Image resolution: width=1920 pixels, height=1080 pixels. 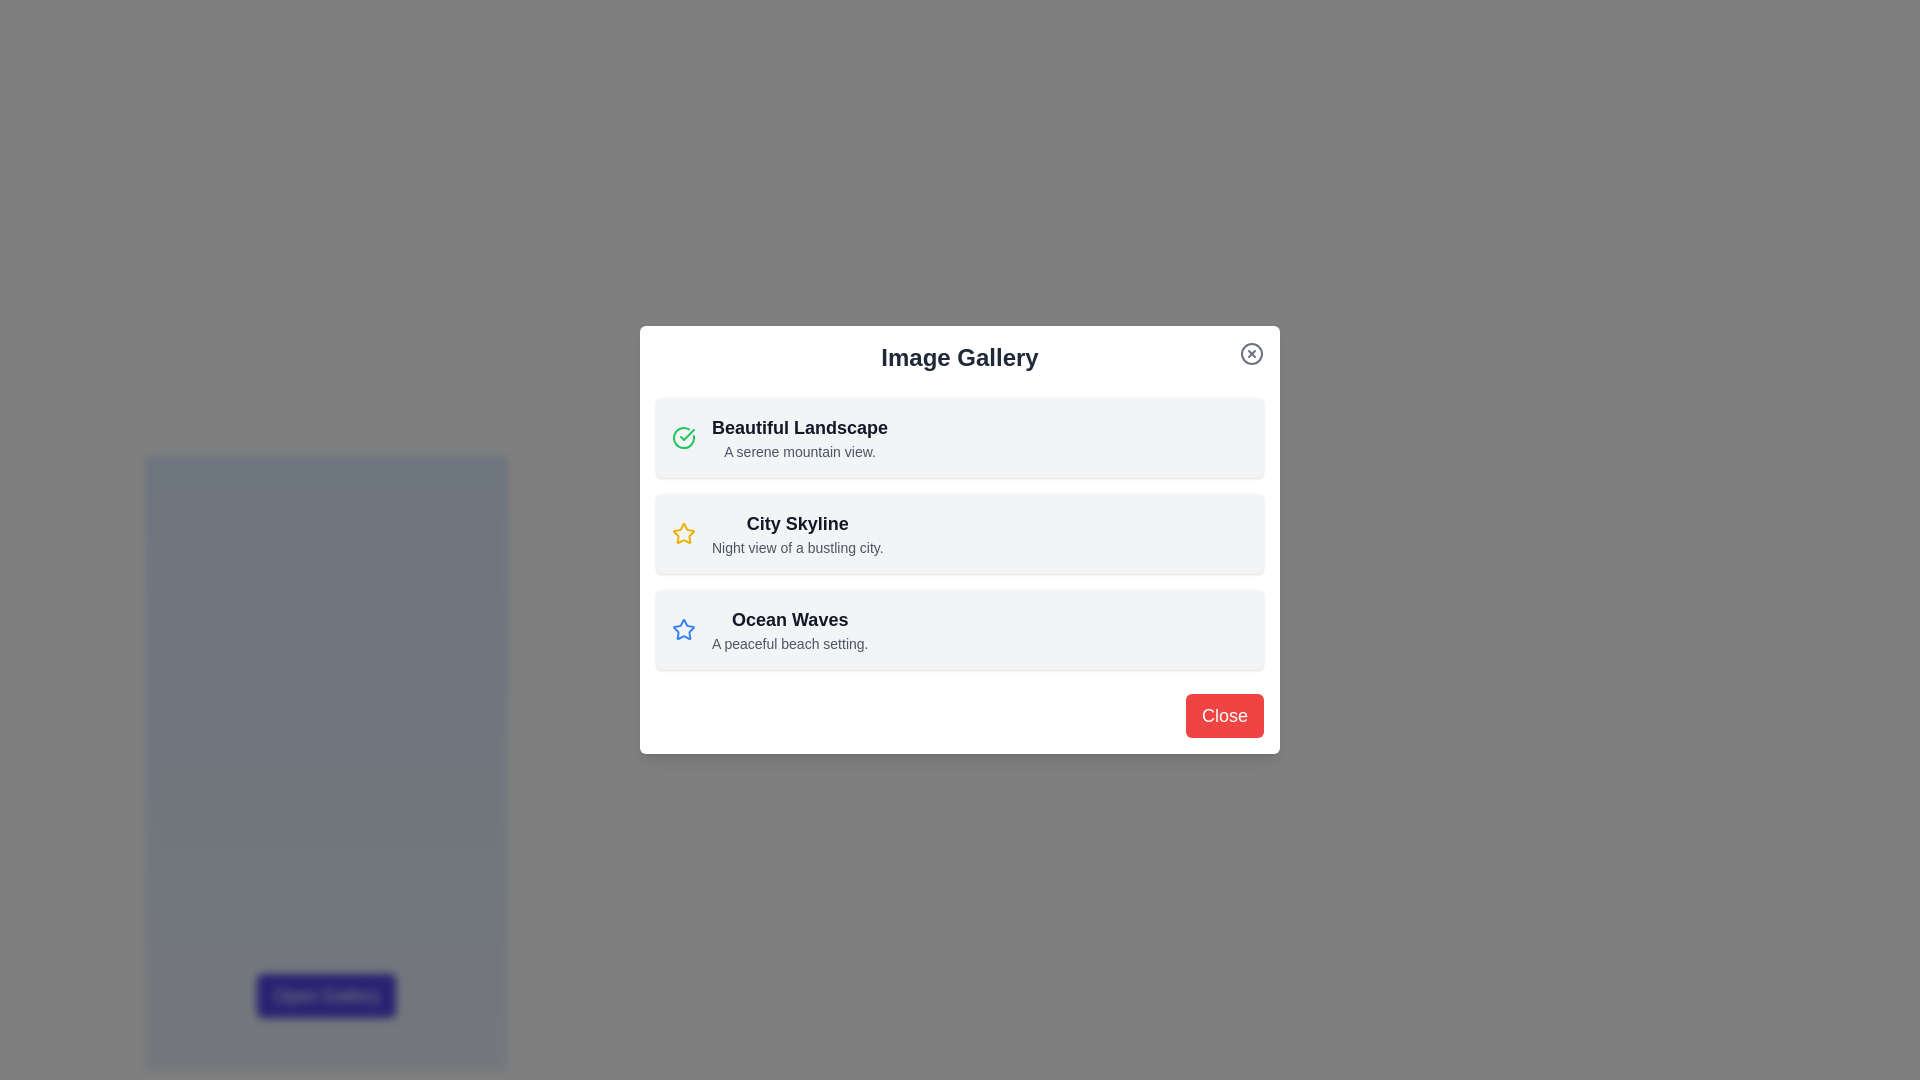 I want to click on the confirmation icon in the Image Gallery modal associated with the 'Beautiful Landscape' item, indicating a completed status, so click(x=687, y=434).